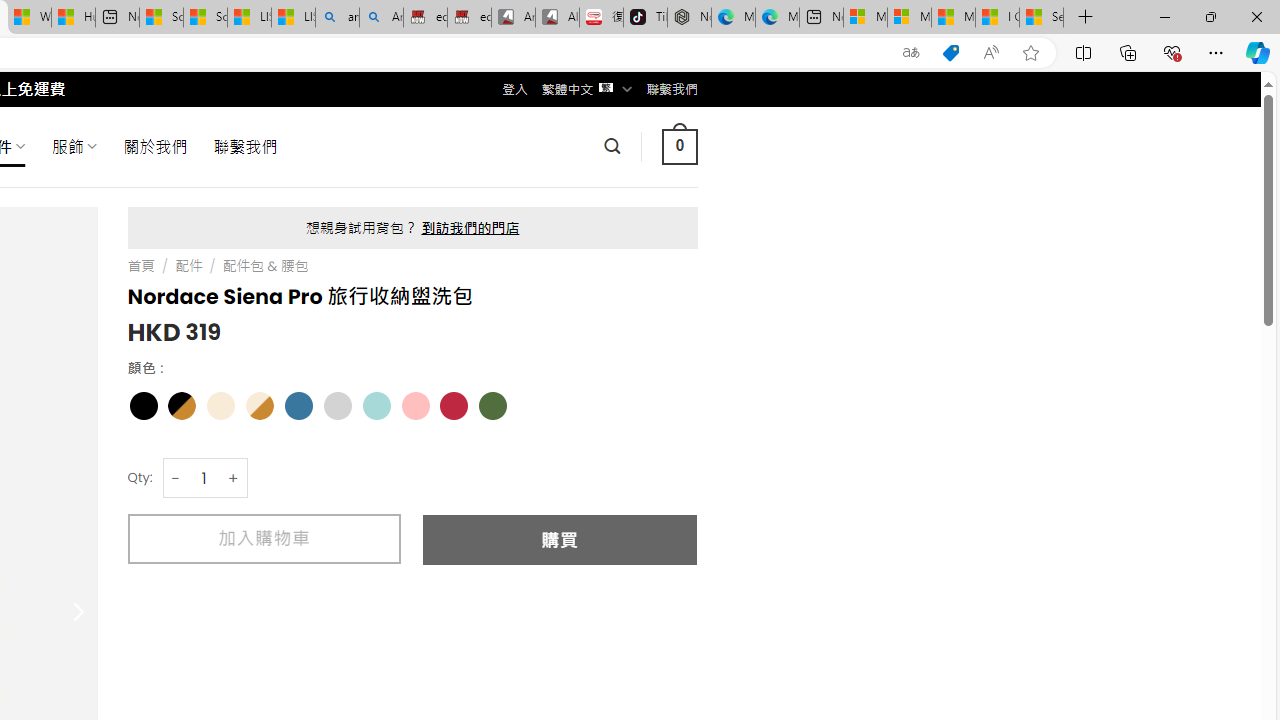  What do you see at coordinates (381, 17) in the screenshot?
I see `'Amazon Echo Dot PNG - Search Images'` at bounding box center [381, 17].